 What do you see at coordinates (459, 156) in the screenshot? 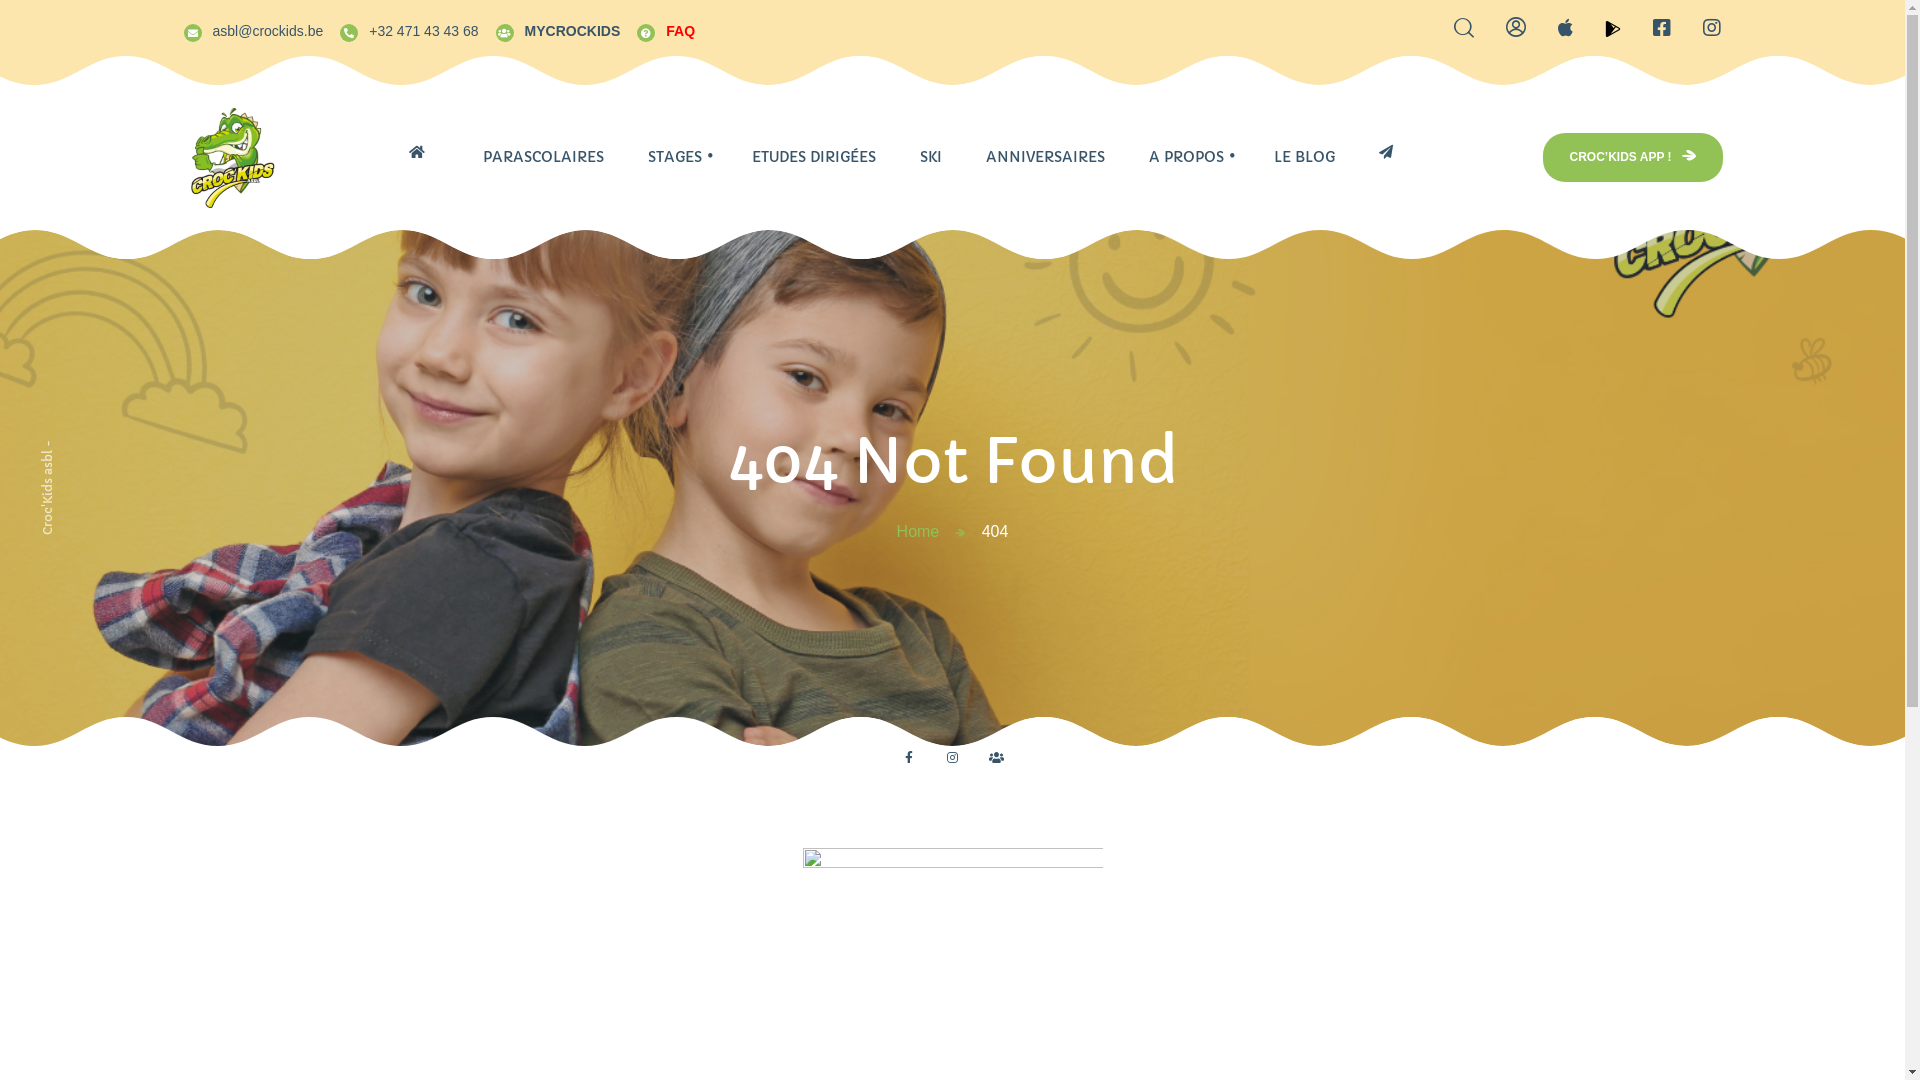
I see `'PARASCOLAIRES'` at bounding box center [459, 156].